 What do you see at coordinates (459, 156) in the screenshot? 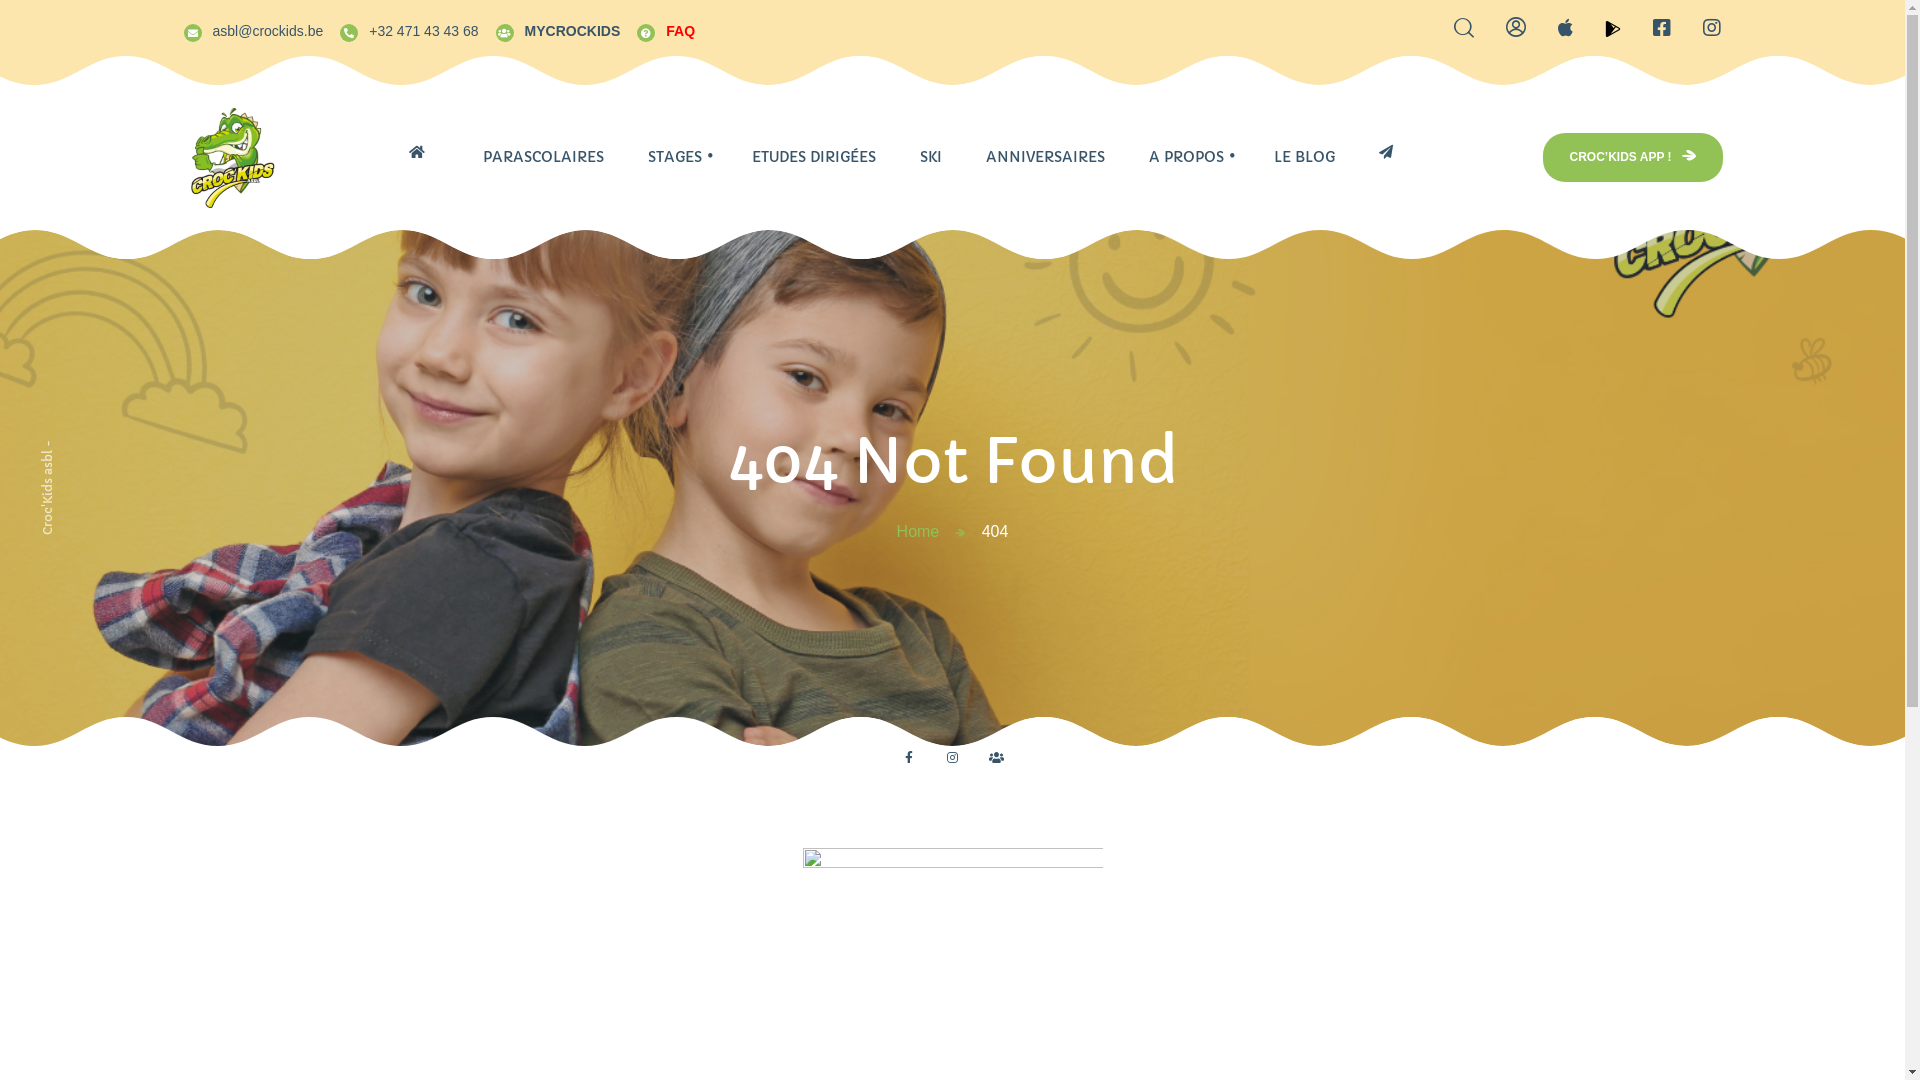
I see `'PARASCOLAIRES'` at bounding box center [459, 156].